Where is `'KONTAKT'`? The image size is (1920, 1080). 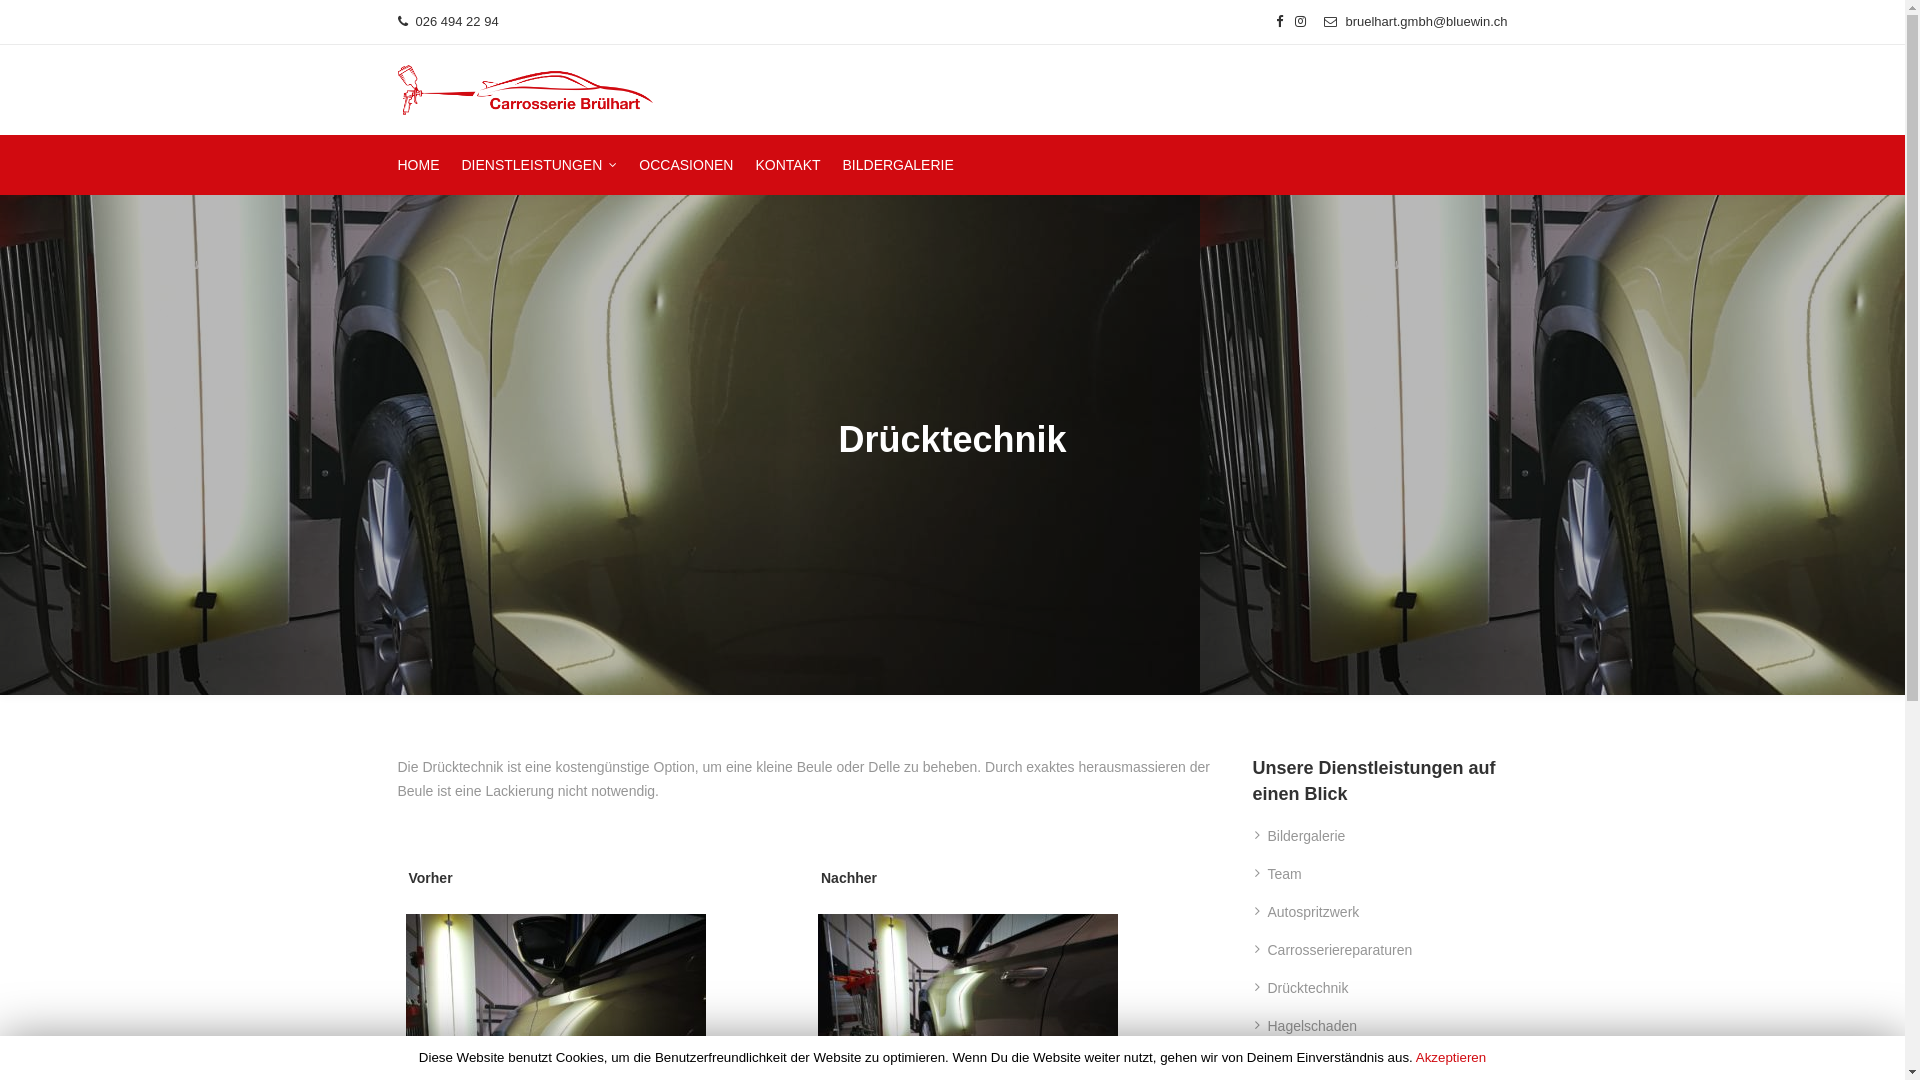 'KONTAKT' is located at coordinates (786, 164).